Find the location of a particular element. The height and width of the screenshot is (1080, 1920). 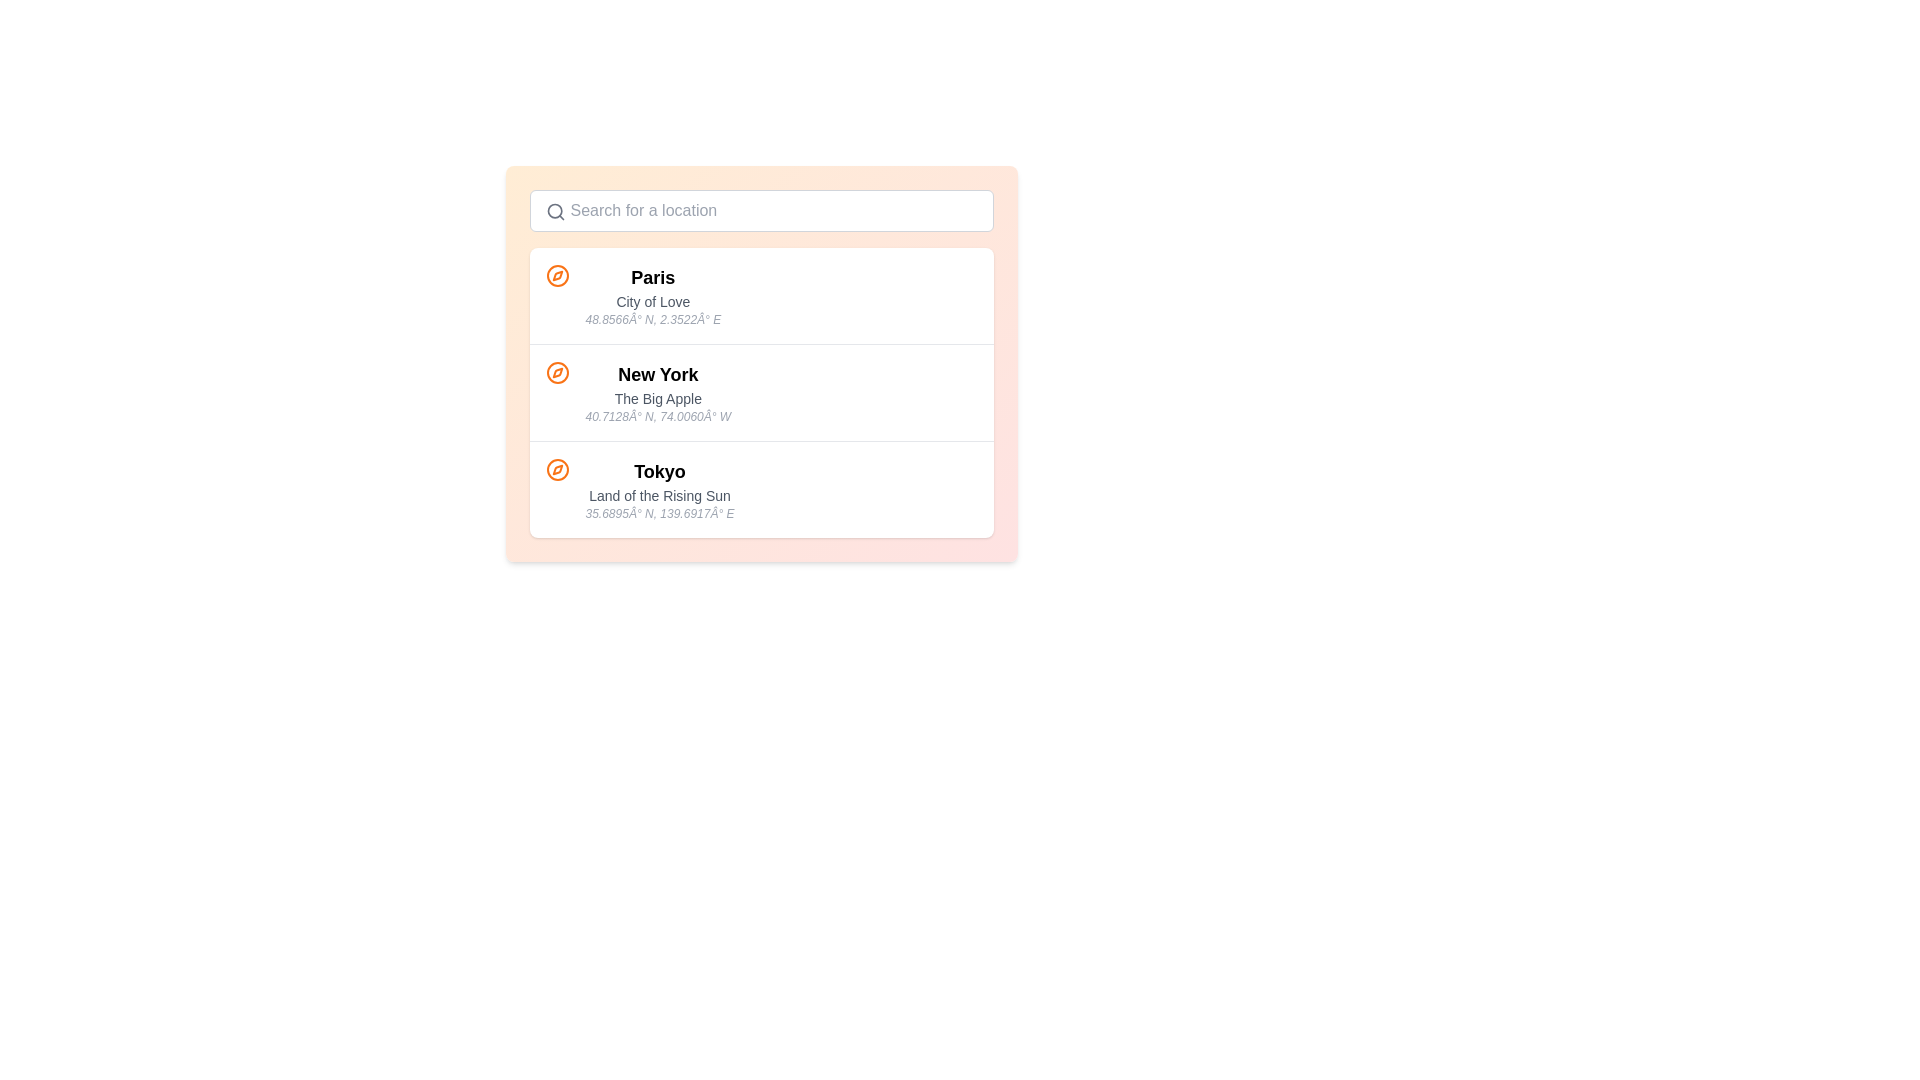

the stylish gray magnifying glass icon located at the far left of the search input field is located at coordinates (555, 212).